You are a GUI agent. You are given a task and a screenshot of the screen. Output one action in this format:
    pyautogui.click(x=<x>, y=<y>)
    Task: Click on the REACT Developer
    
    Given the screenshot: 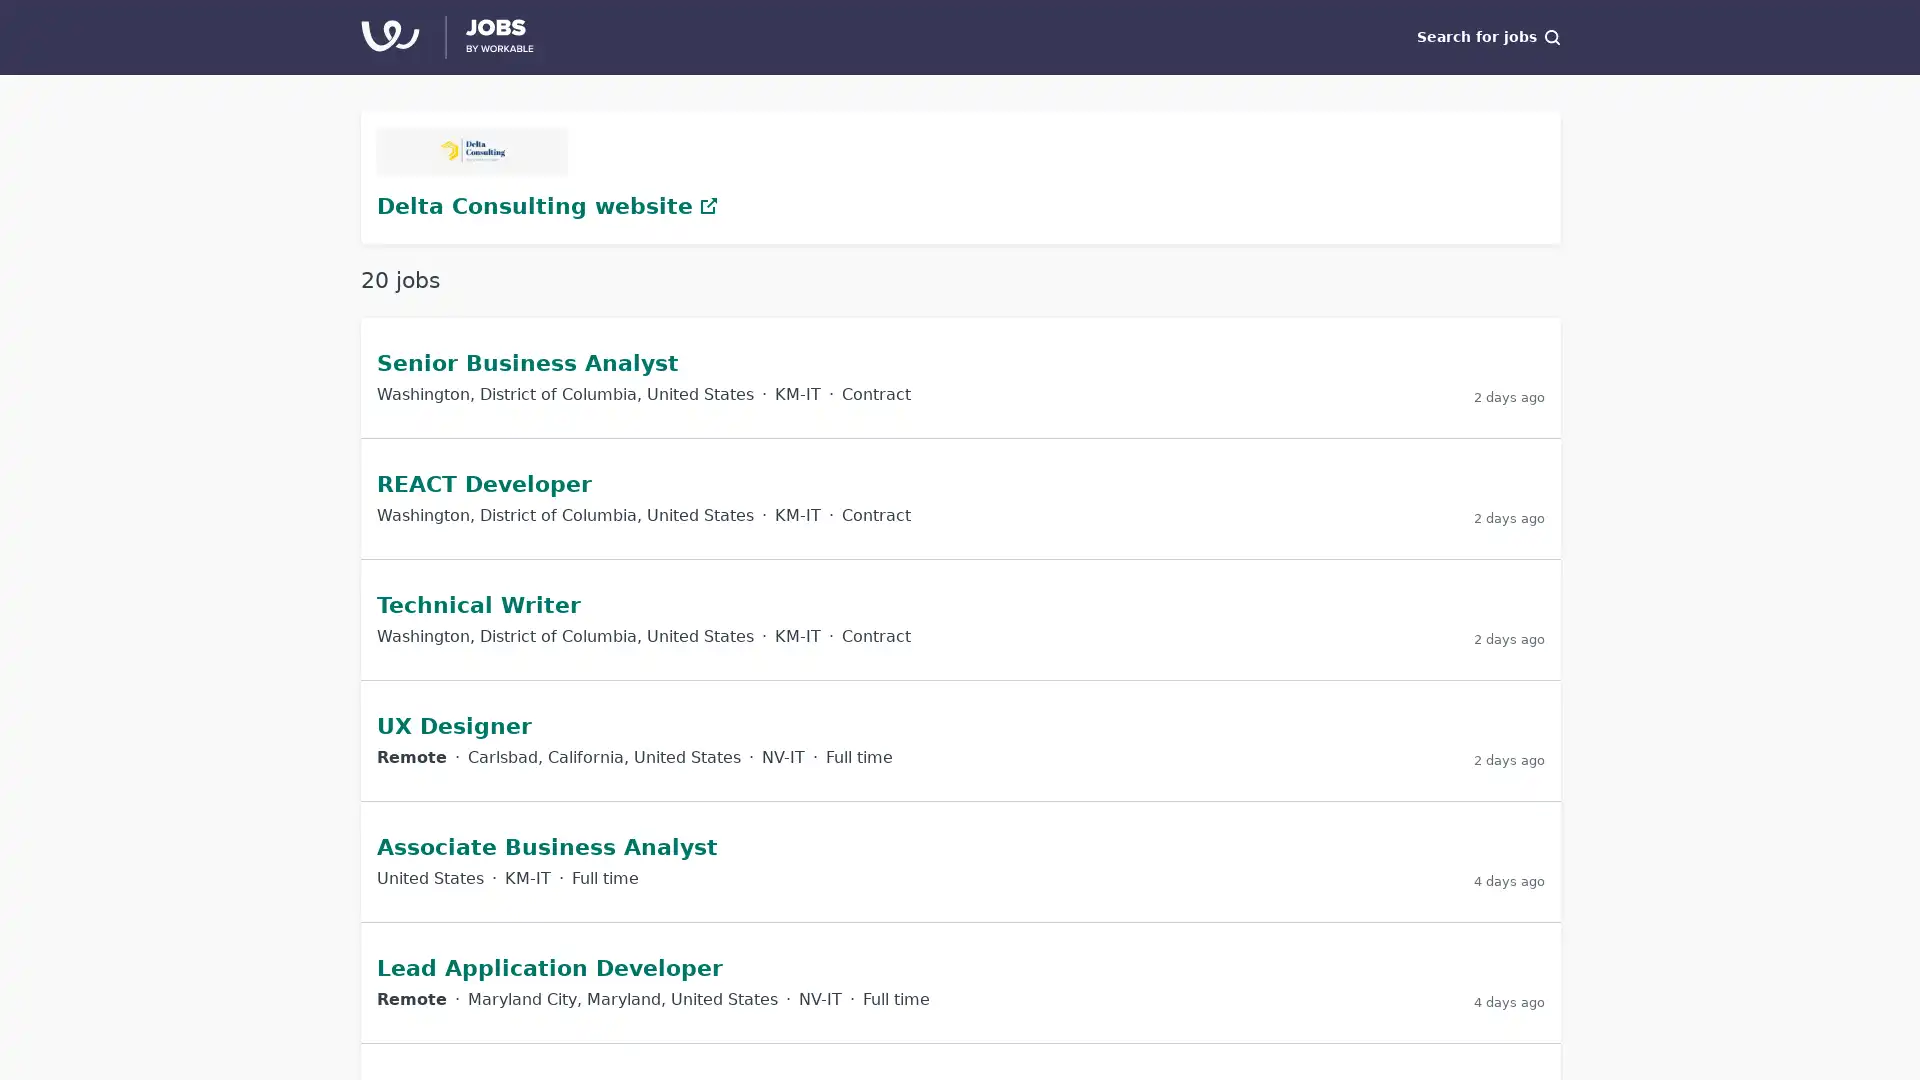 What is the action you would take?
    pyautogui.click(x=484, y=483)
    